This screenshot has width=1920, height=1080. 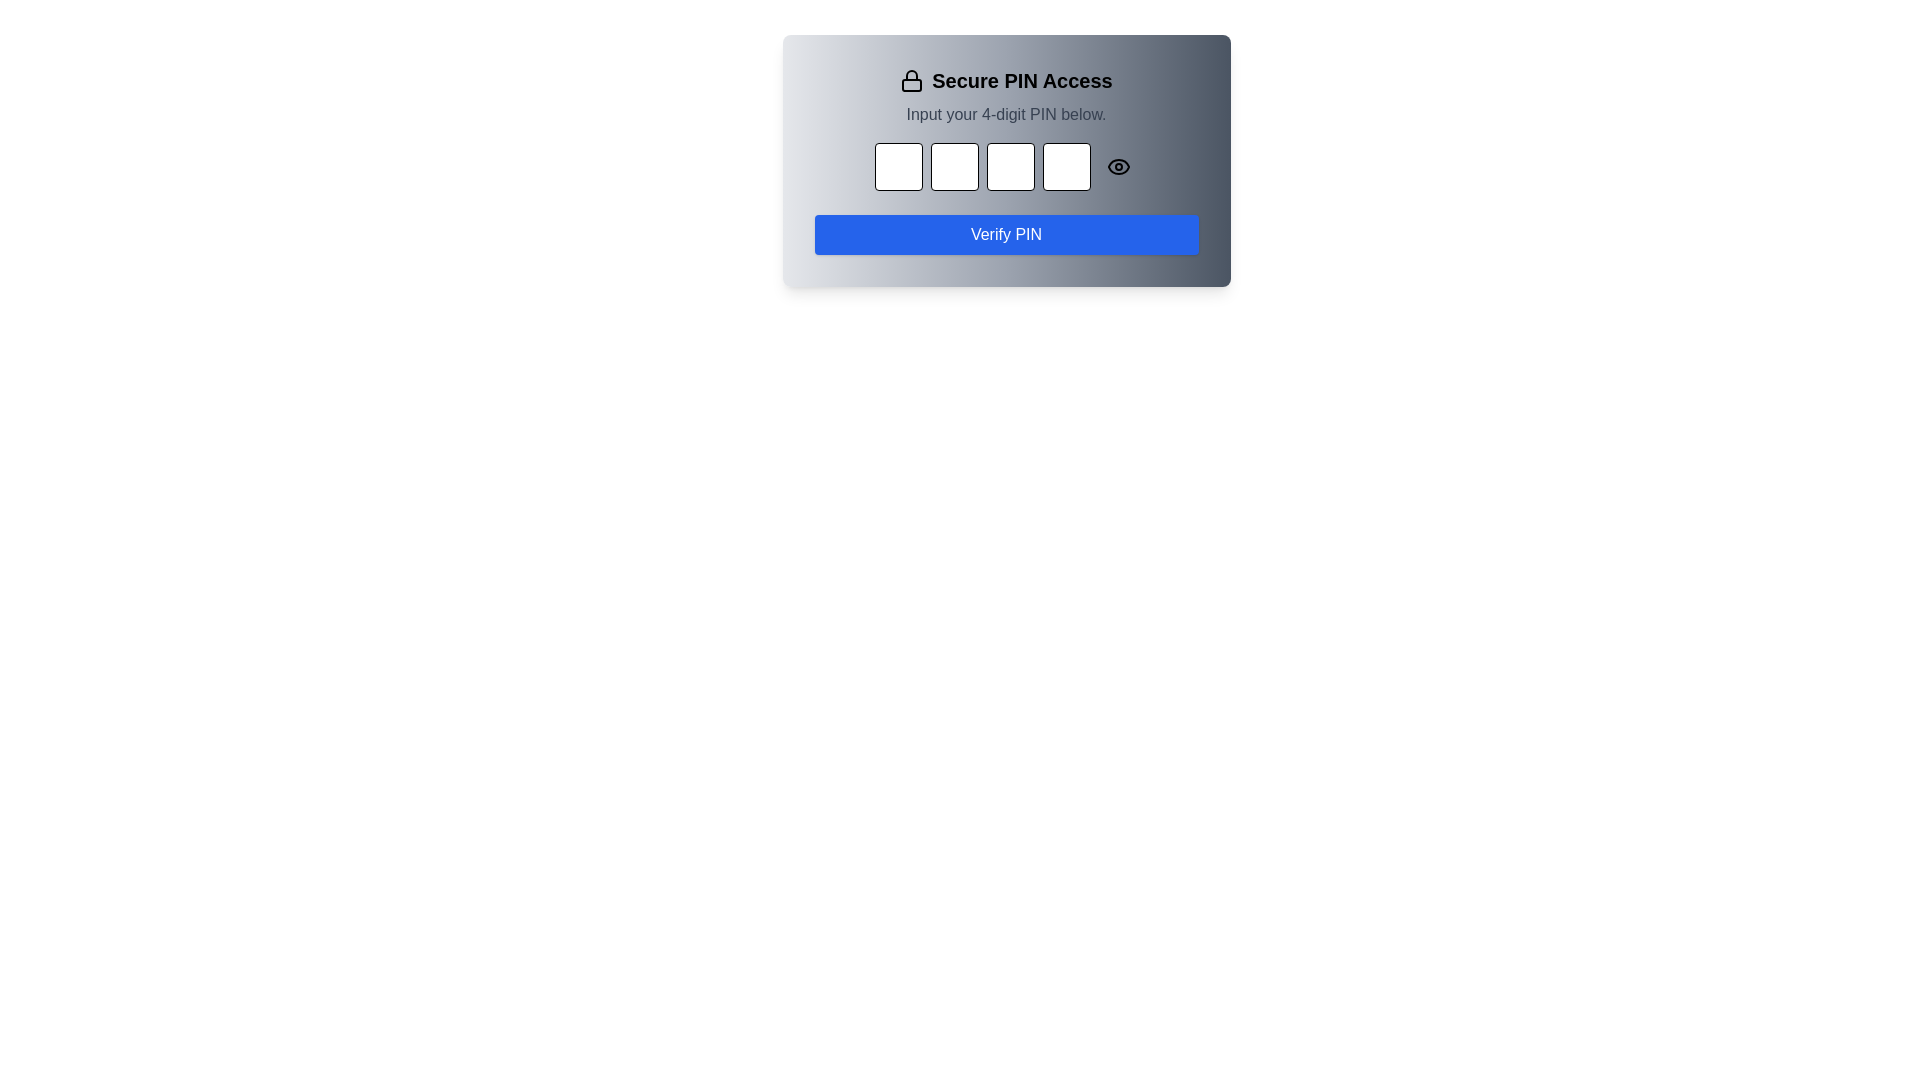 What do you see at coordinates (1006, 234) in the screenshot?
I see `the 'Verify PIN' button with a blue background and white text, which is located at the bottom of the PIN input card` at bounding box center [1006, 234].